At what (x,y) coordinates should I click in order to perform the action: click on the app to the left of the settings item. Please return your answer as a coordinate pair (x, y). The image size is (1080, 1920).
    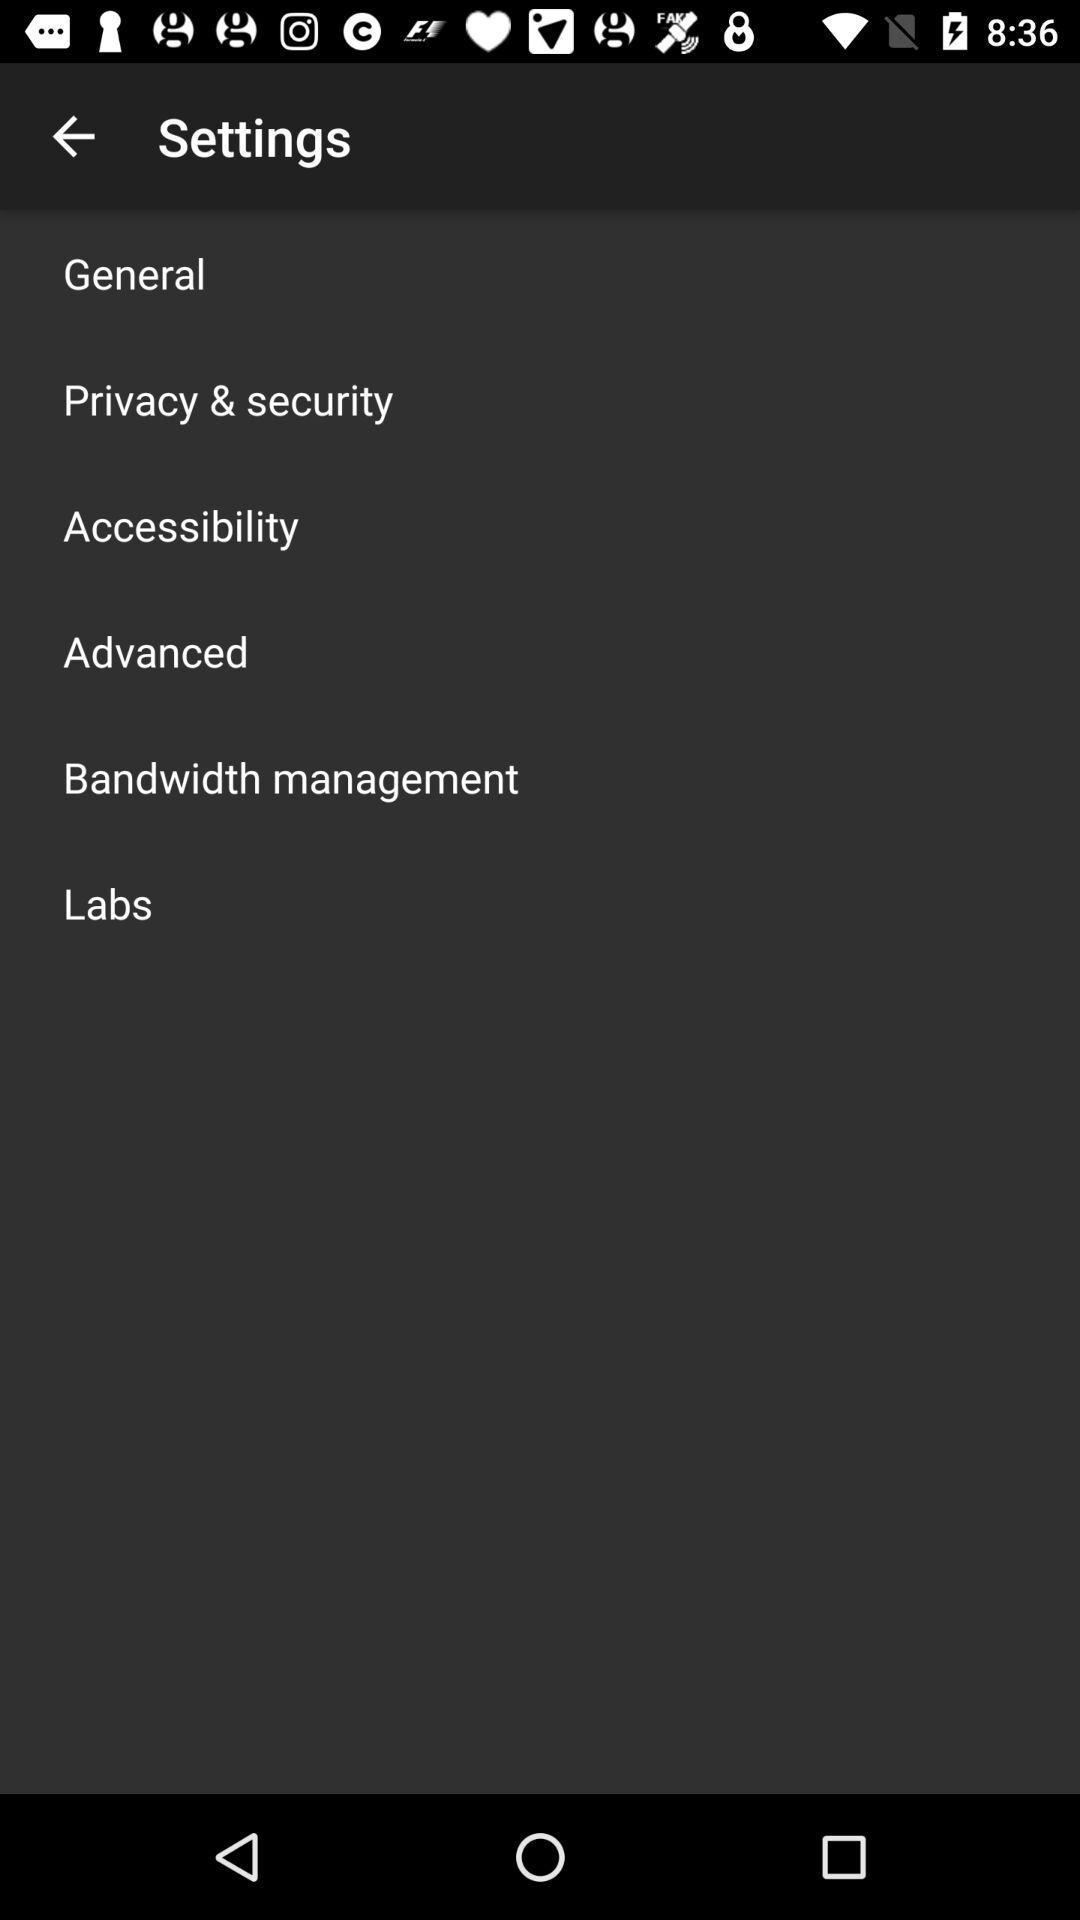
    Looking at the image, I should click on (72, 135).